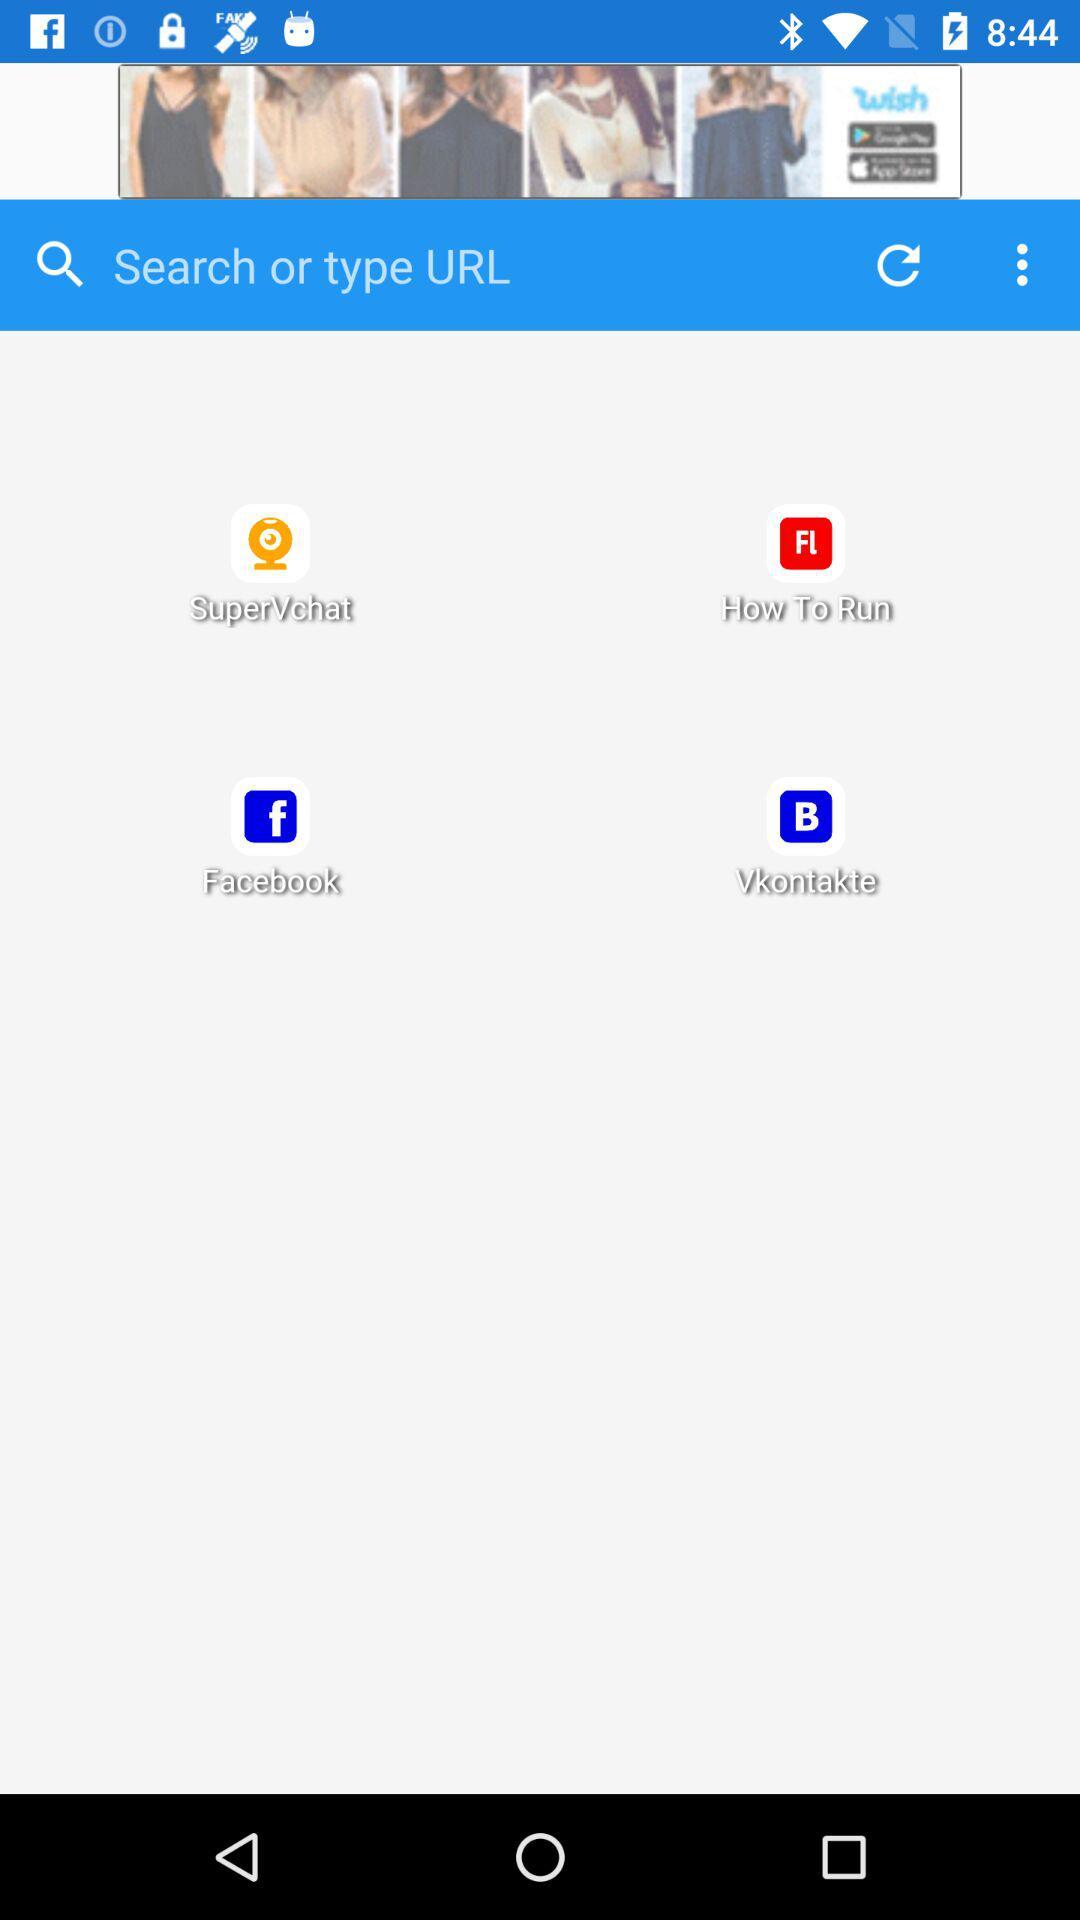 The image size is (1080, 1920). What do you see at coordinates (892, 264) in the screenshot?
I see `refresh` at bounding box center [892, 264].